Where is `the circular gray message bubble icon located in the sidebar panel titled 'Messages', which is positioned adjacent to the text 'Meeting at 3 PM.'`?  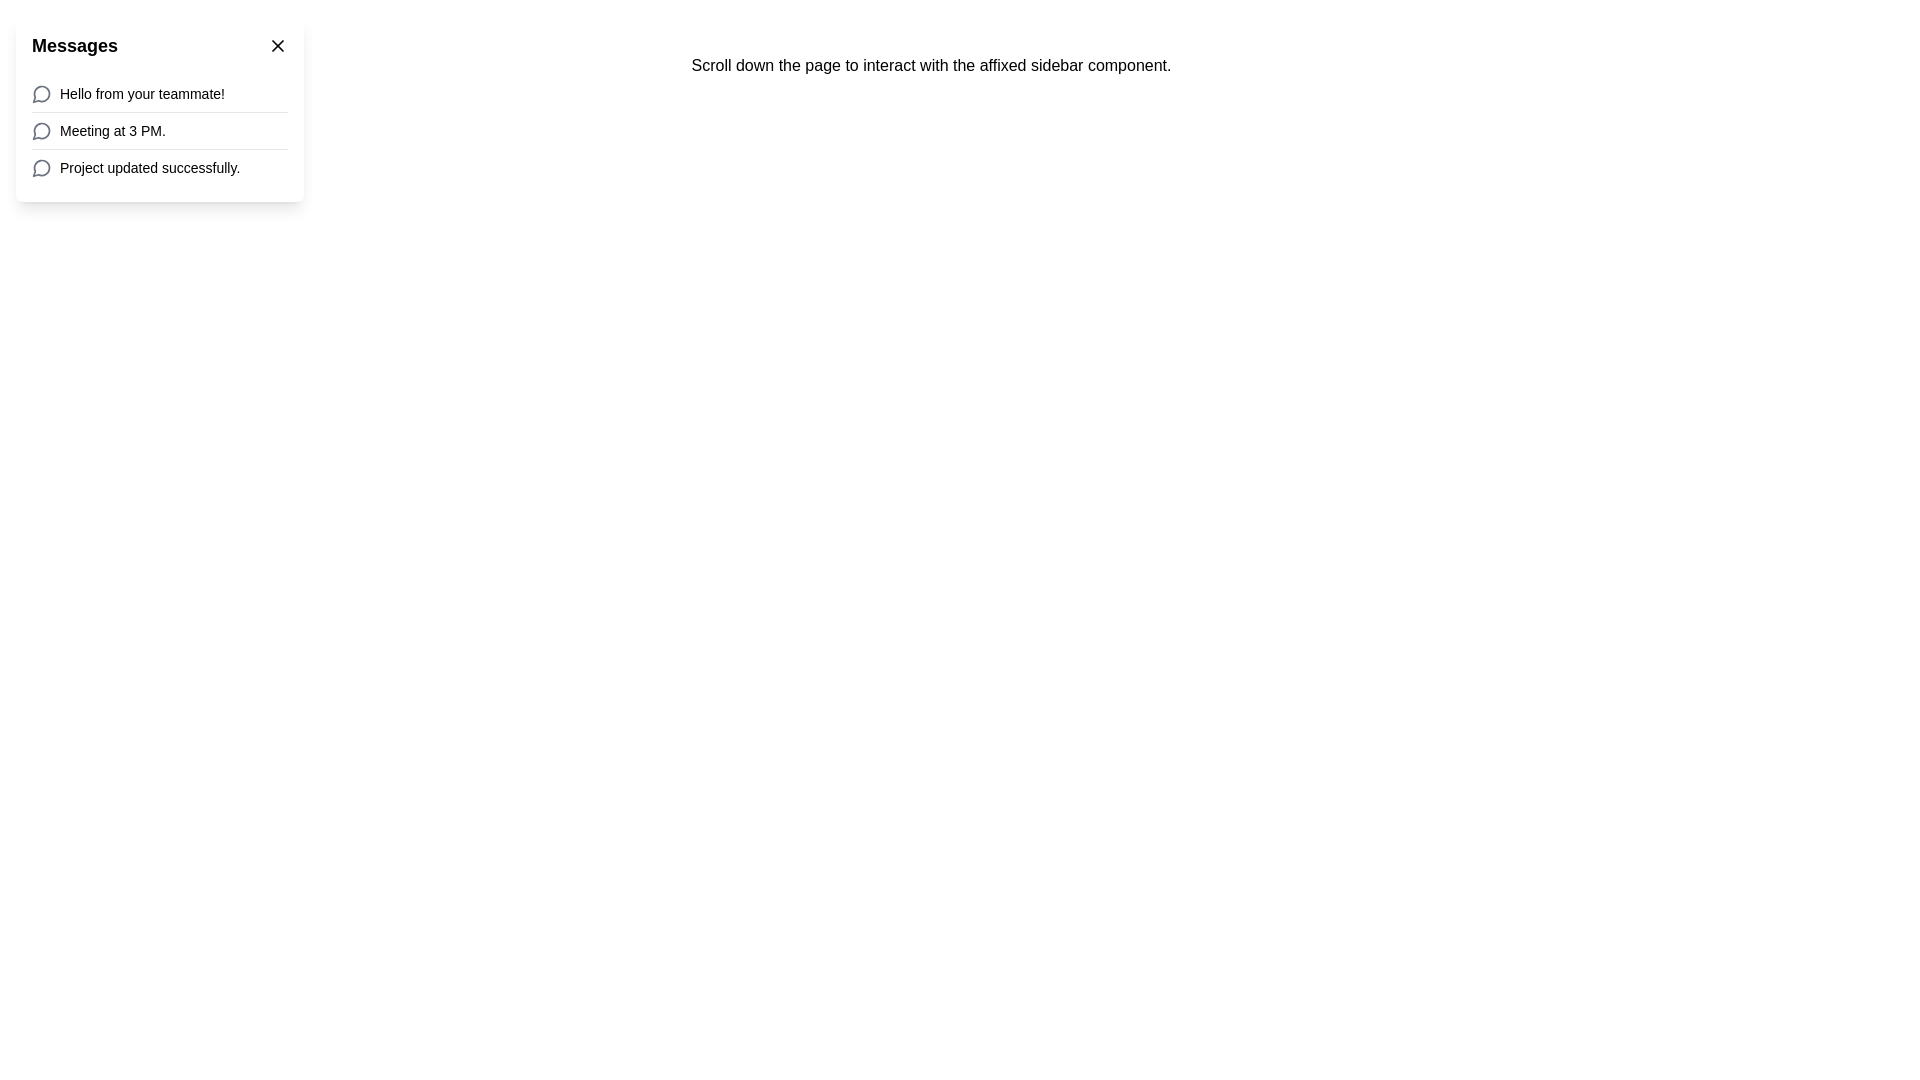 the circular gray message bubble icon located in the sidebar panel titled 'Messages', which is positioned adjacent to the text 'Meeting at 3 PM.' is located at coordinates (41, 131).